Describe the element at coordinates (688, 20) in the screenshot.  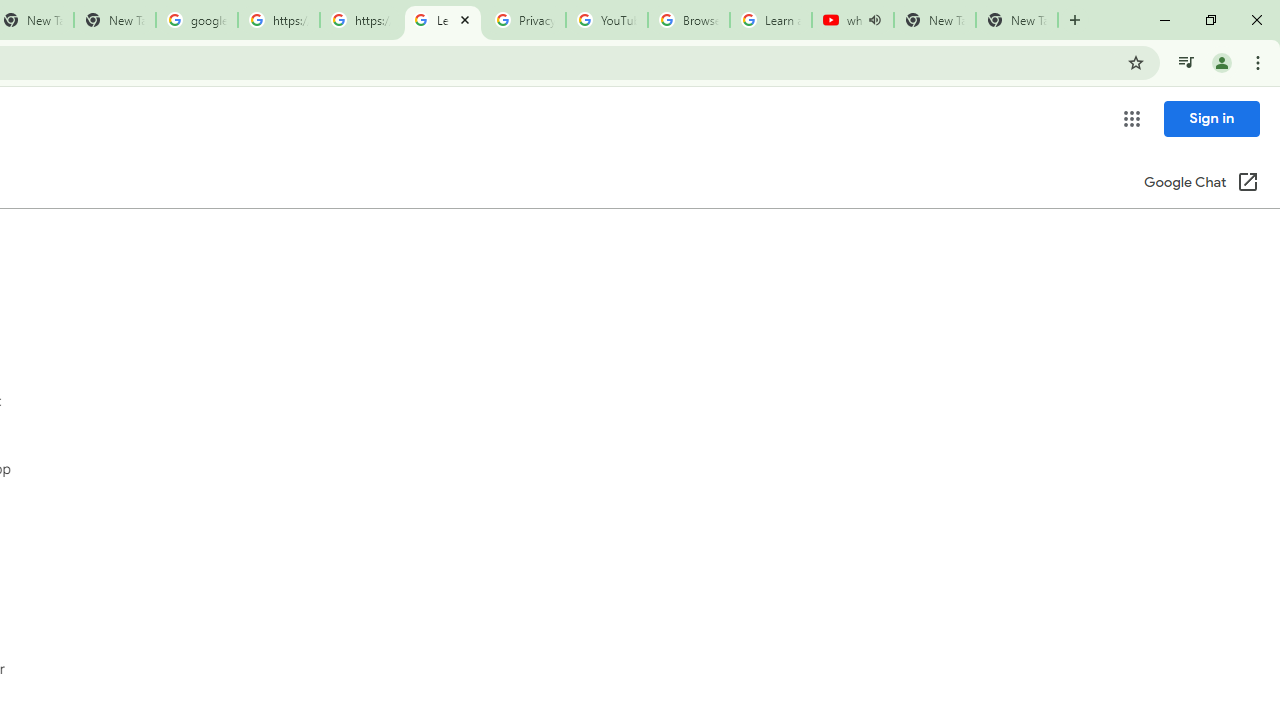
I see `'Browse Chrome as a guest - Computer - Google Chrome Help'` at that location.